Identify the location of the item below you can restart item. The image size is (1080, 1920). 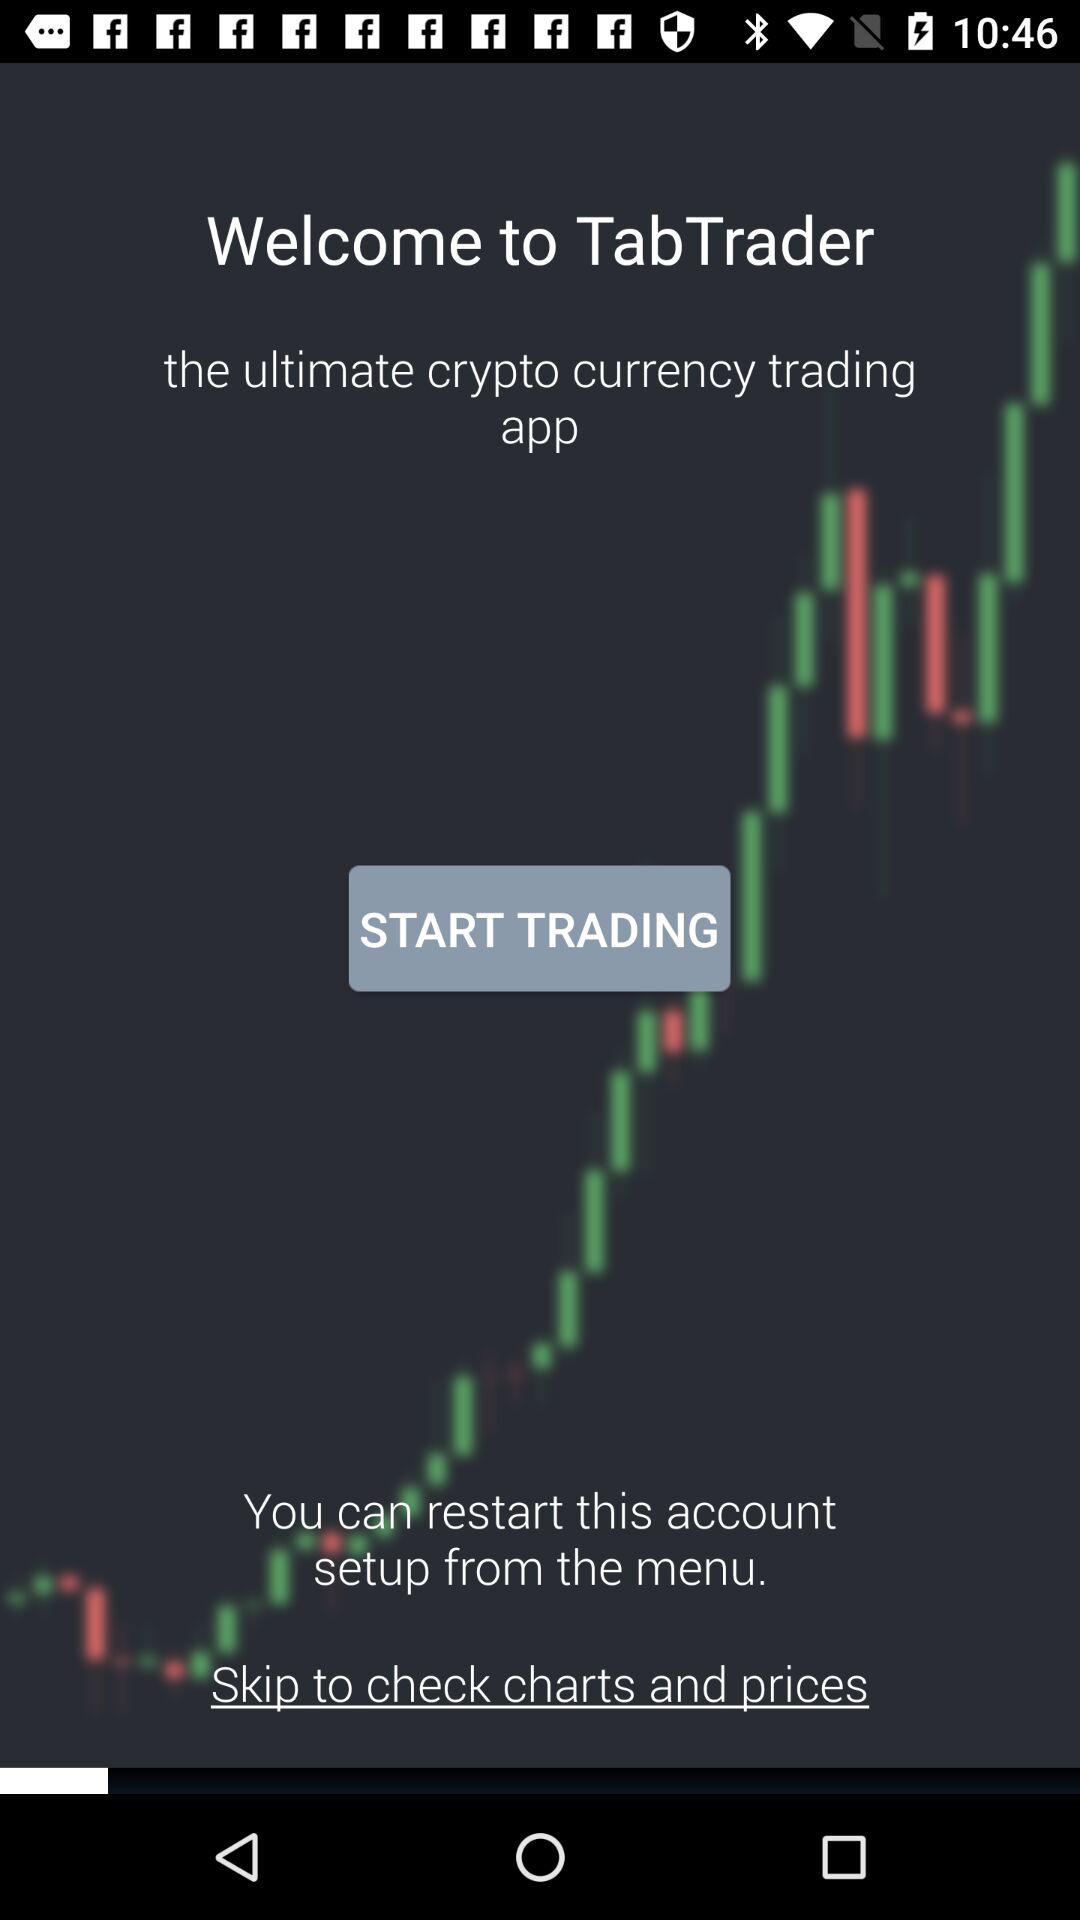
(540, 1682).